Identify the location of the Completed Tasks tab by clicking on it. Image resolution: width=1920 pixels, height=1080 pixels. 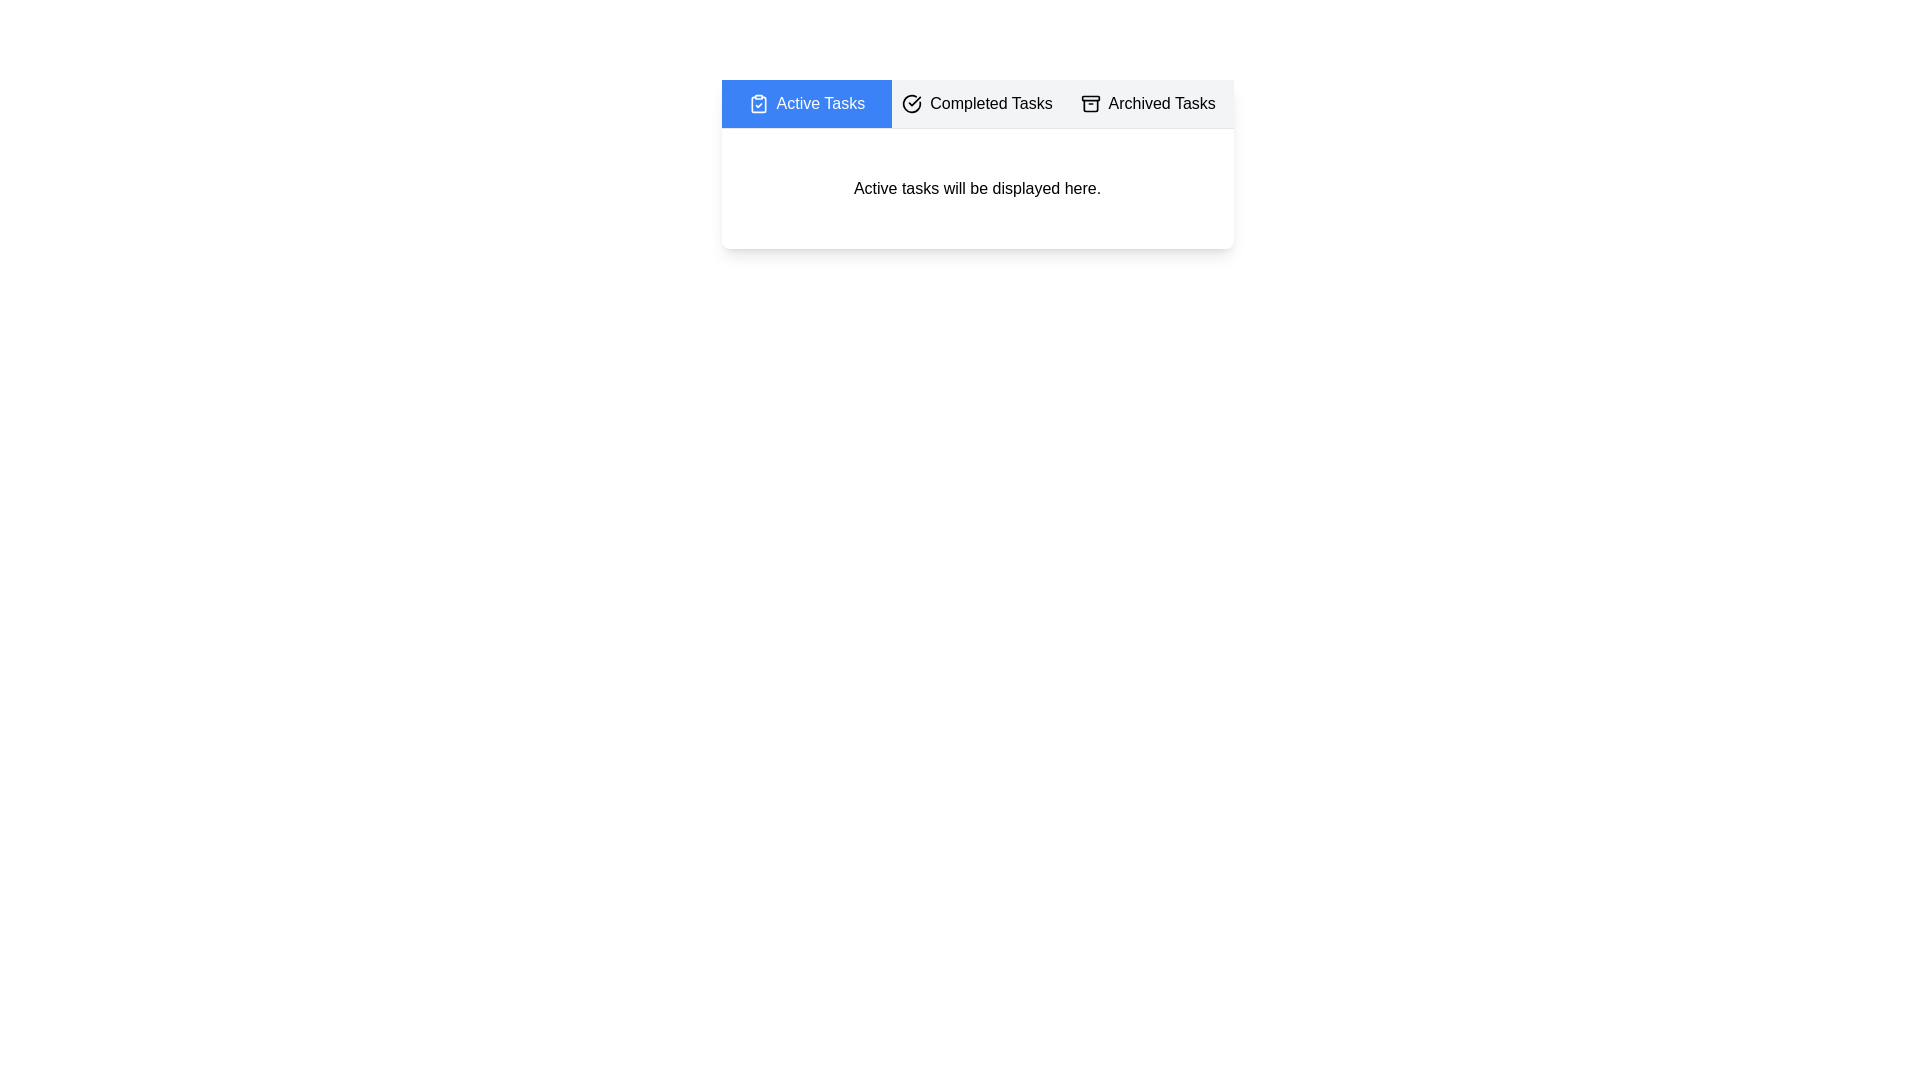
(977, 104).